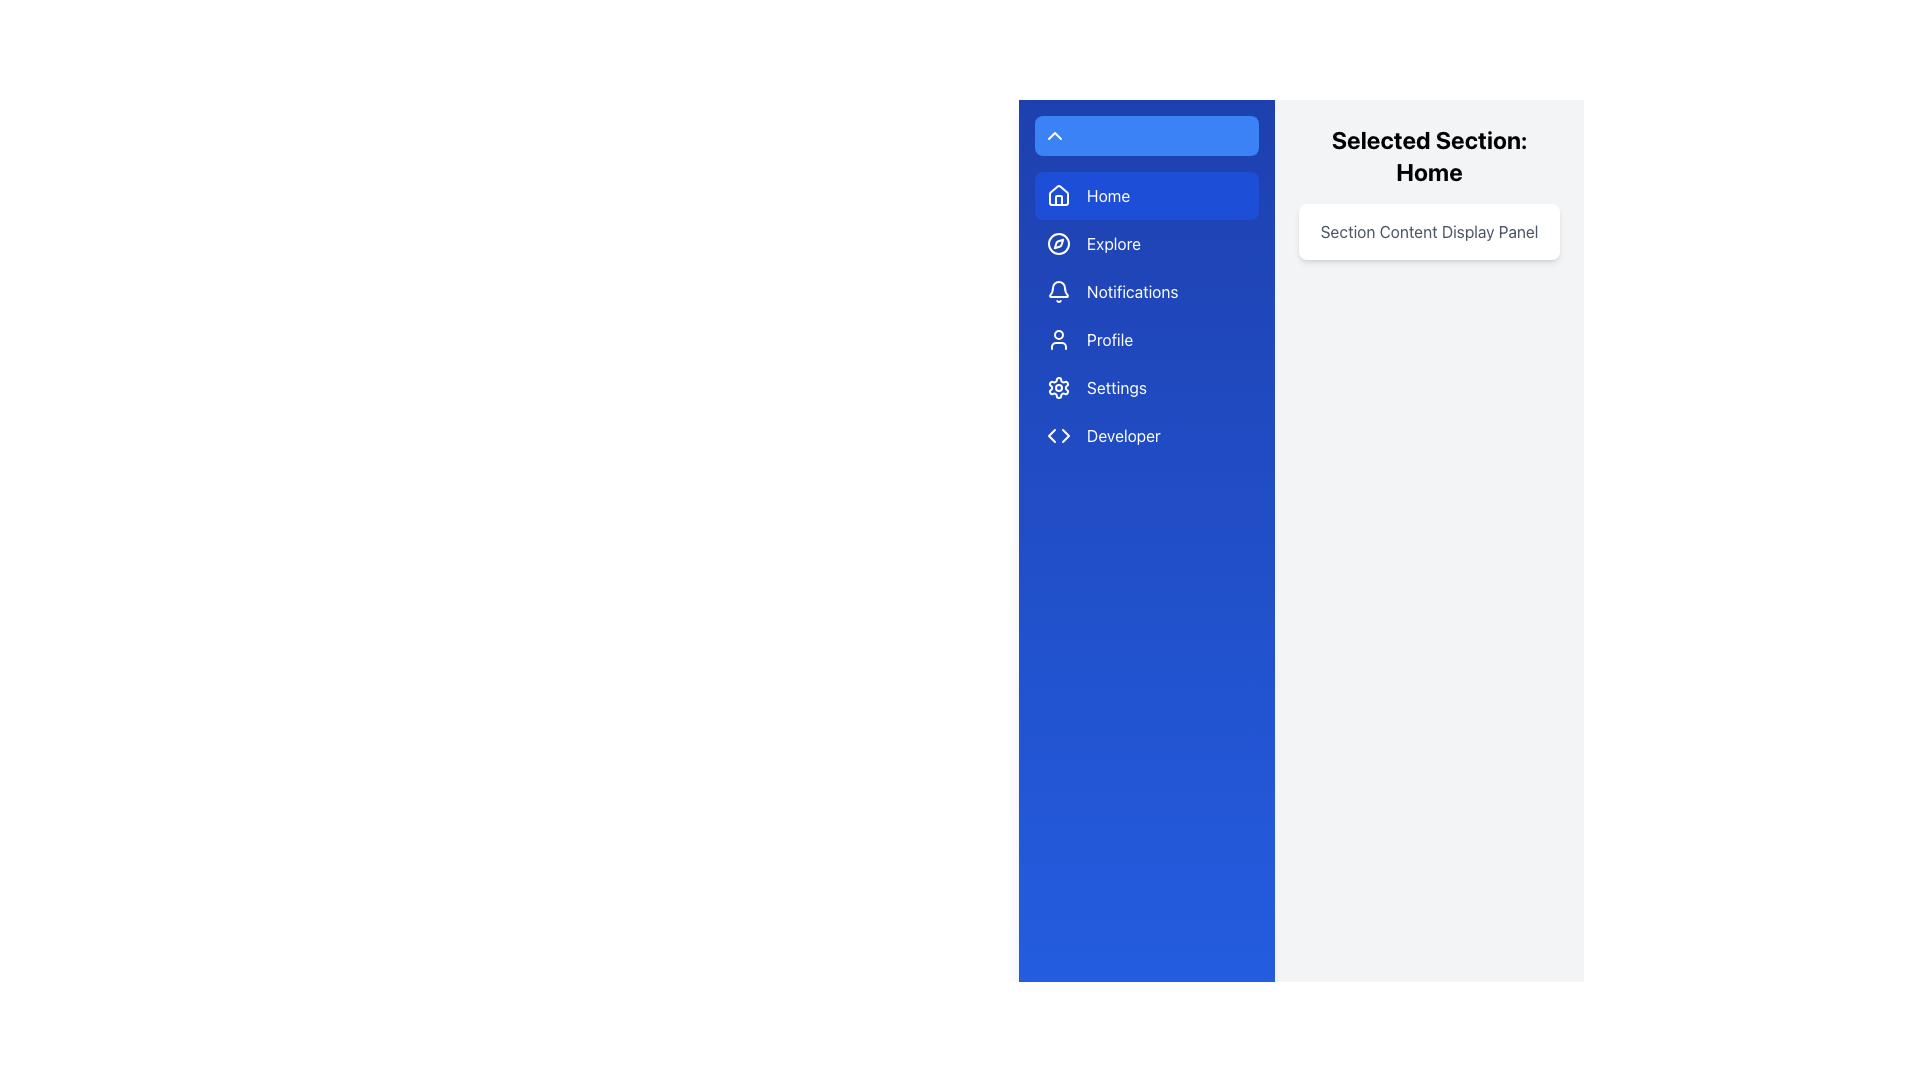 The image size is (1920, 1080). I want to click on the blue rectangular button labeled 'Developer' with code brackets (<>), so click(1147, 434).